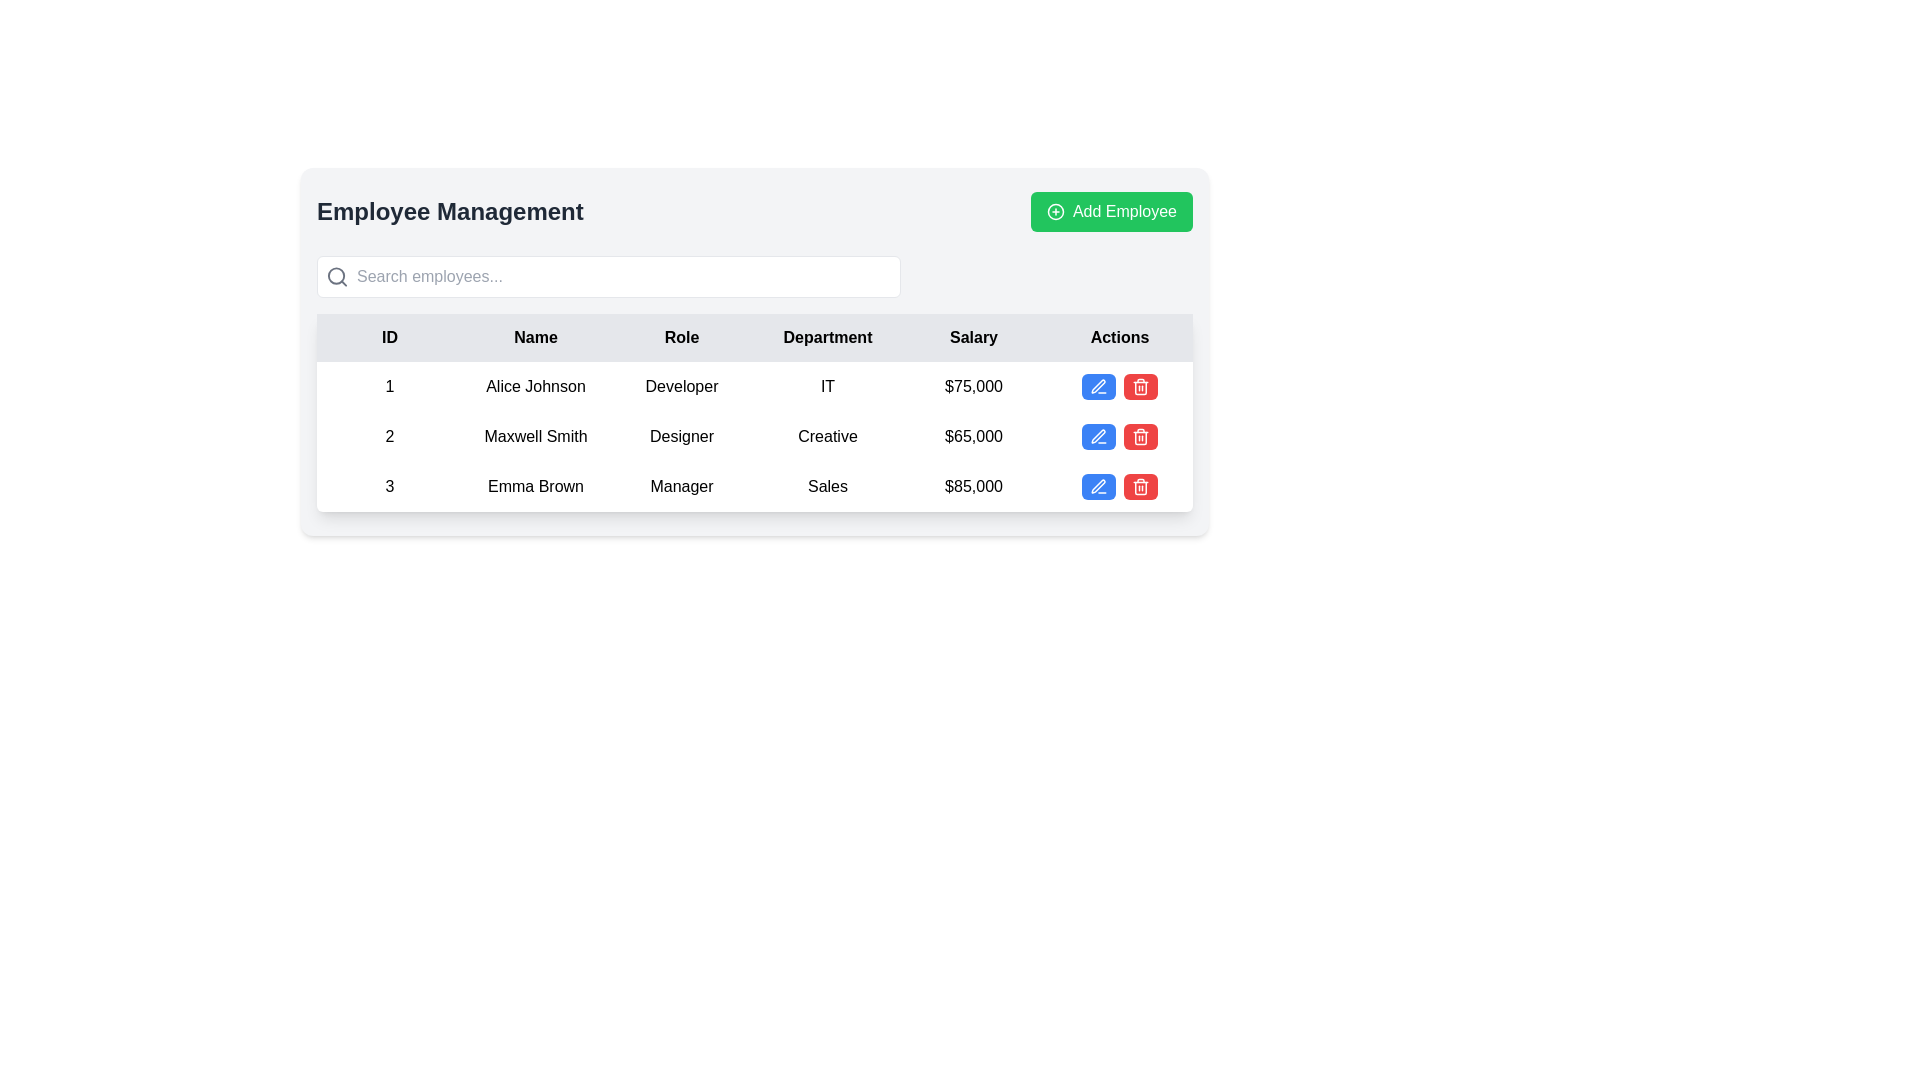 The image size is (1920, 1080). Describe the element at coordinates (753, 350) in the screenshot. I see `the central area of the employee details table` at that location.